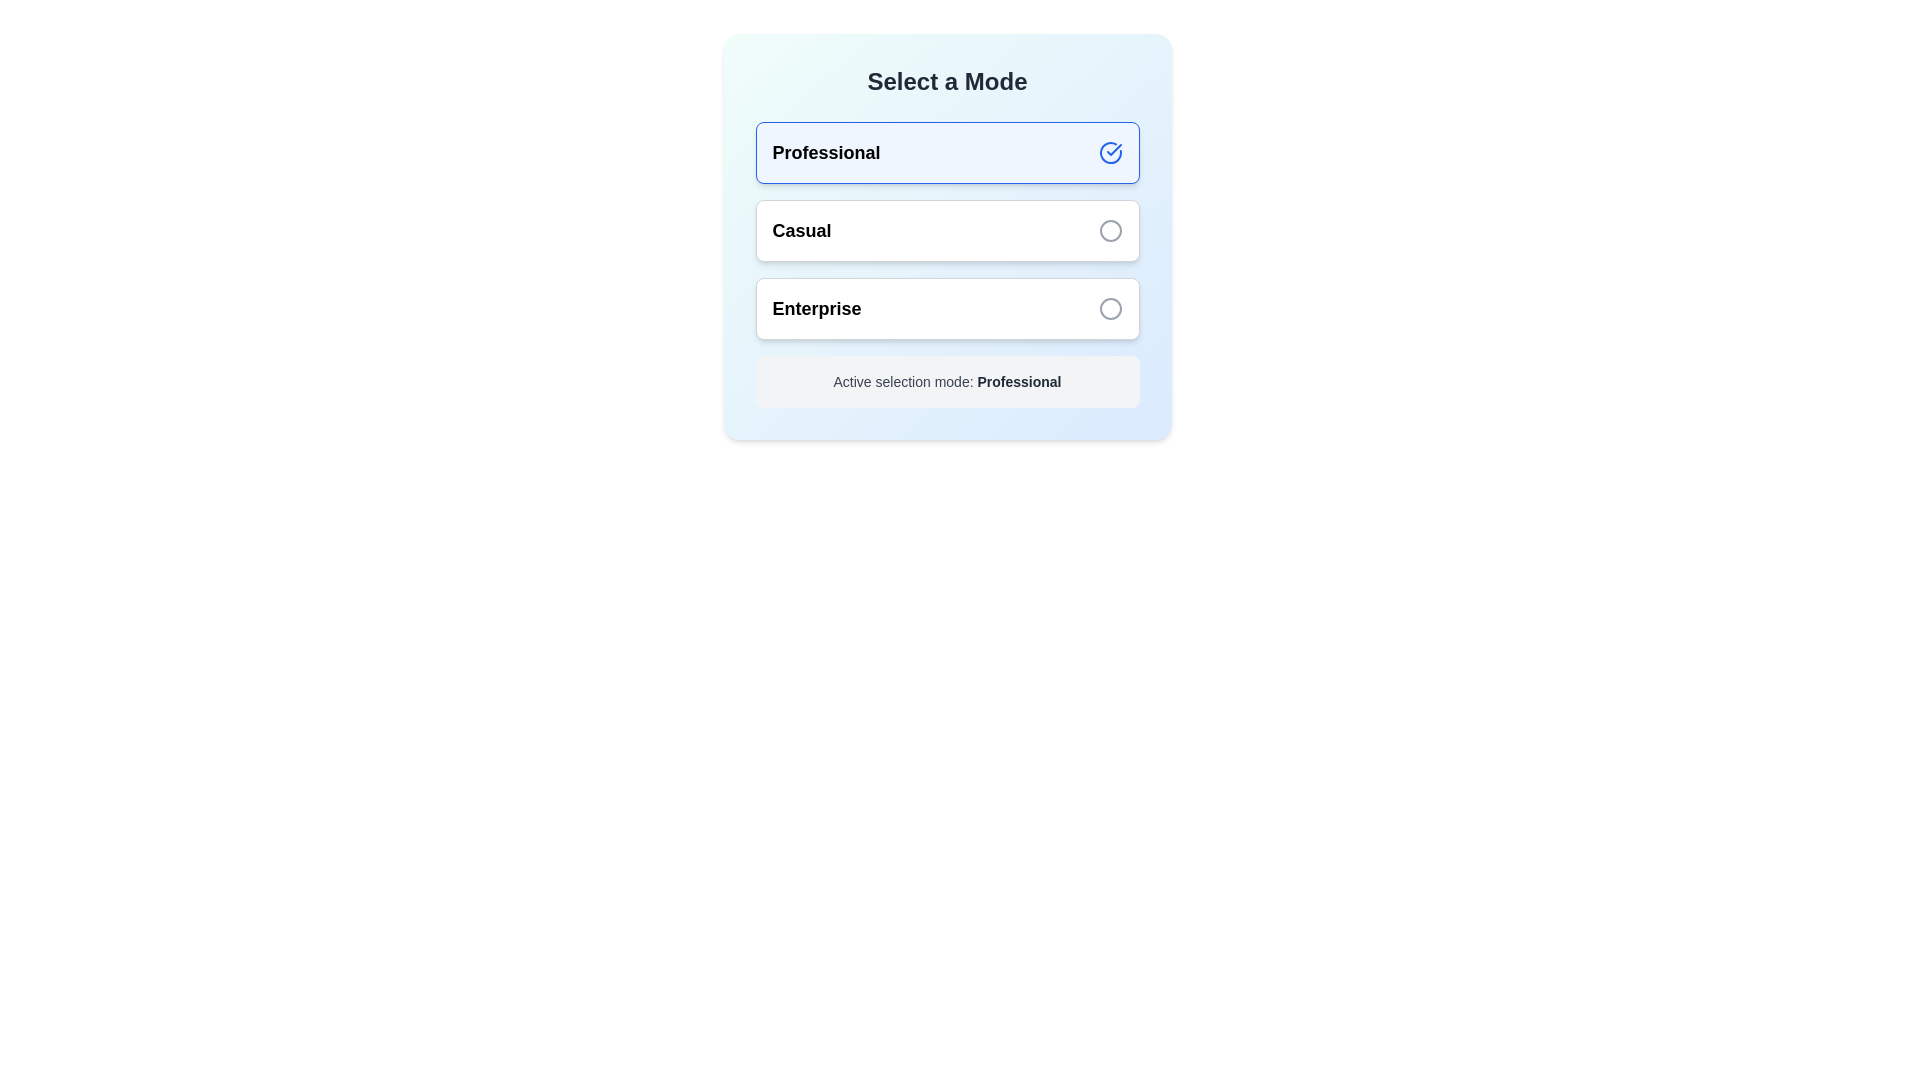  What do you see at coordinates (946, 235) in the screenshot?
I see `the highlighted option in the Card component with selectable options layout` at bounding box center [946, 235].